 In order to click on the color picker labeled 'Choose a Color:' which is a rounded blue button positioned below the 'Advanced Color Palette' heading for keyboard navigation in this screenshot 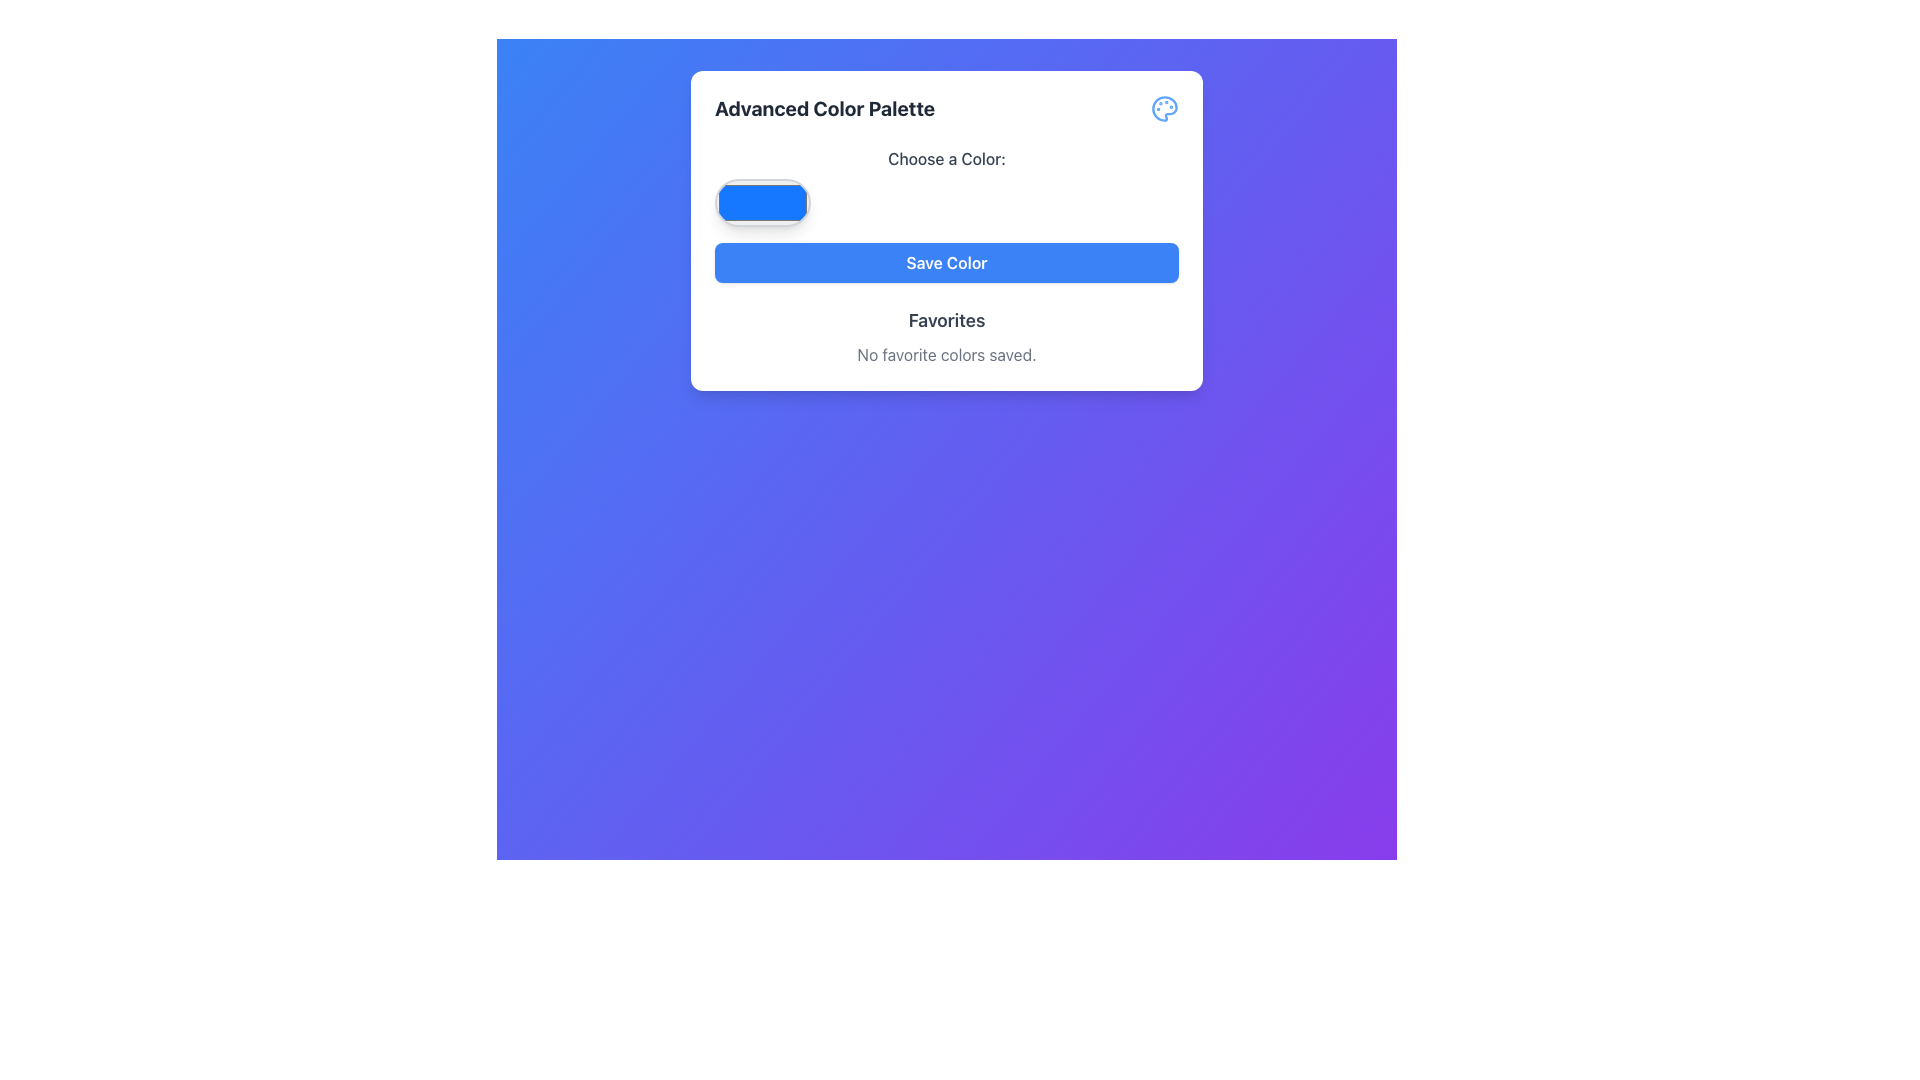, I will do `click(945, 186)`.